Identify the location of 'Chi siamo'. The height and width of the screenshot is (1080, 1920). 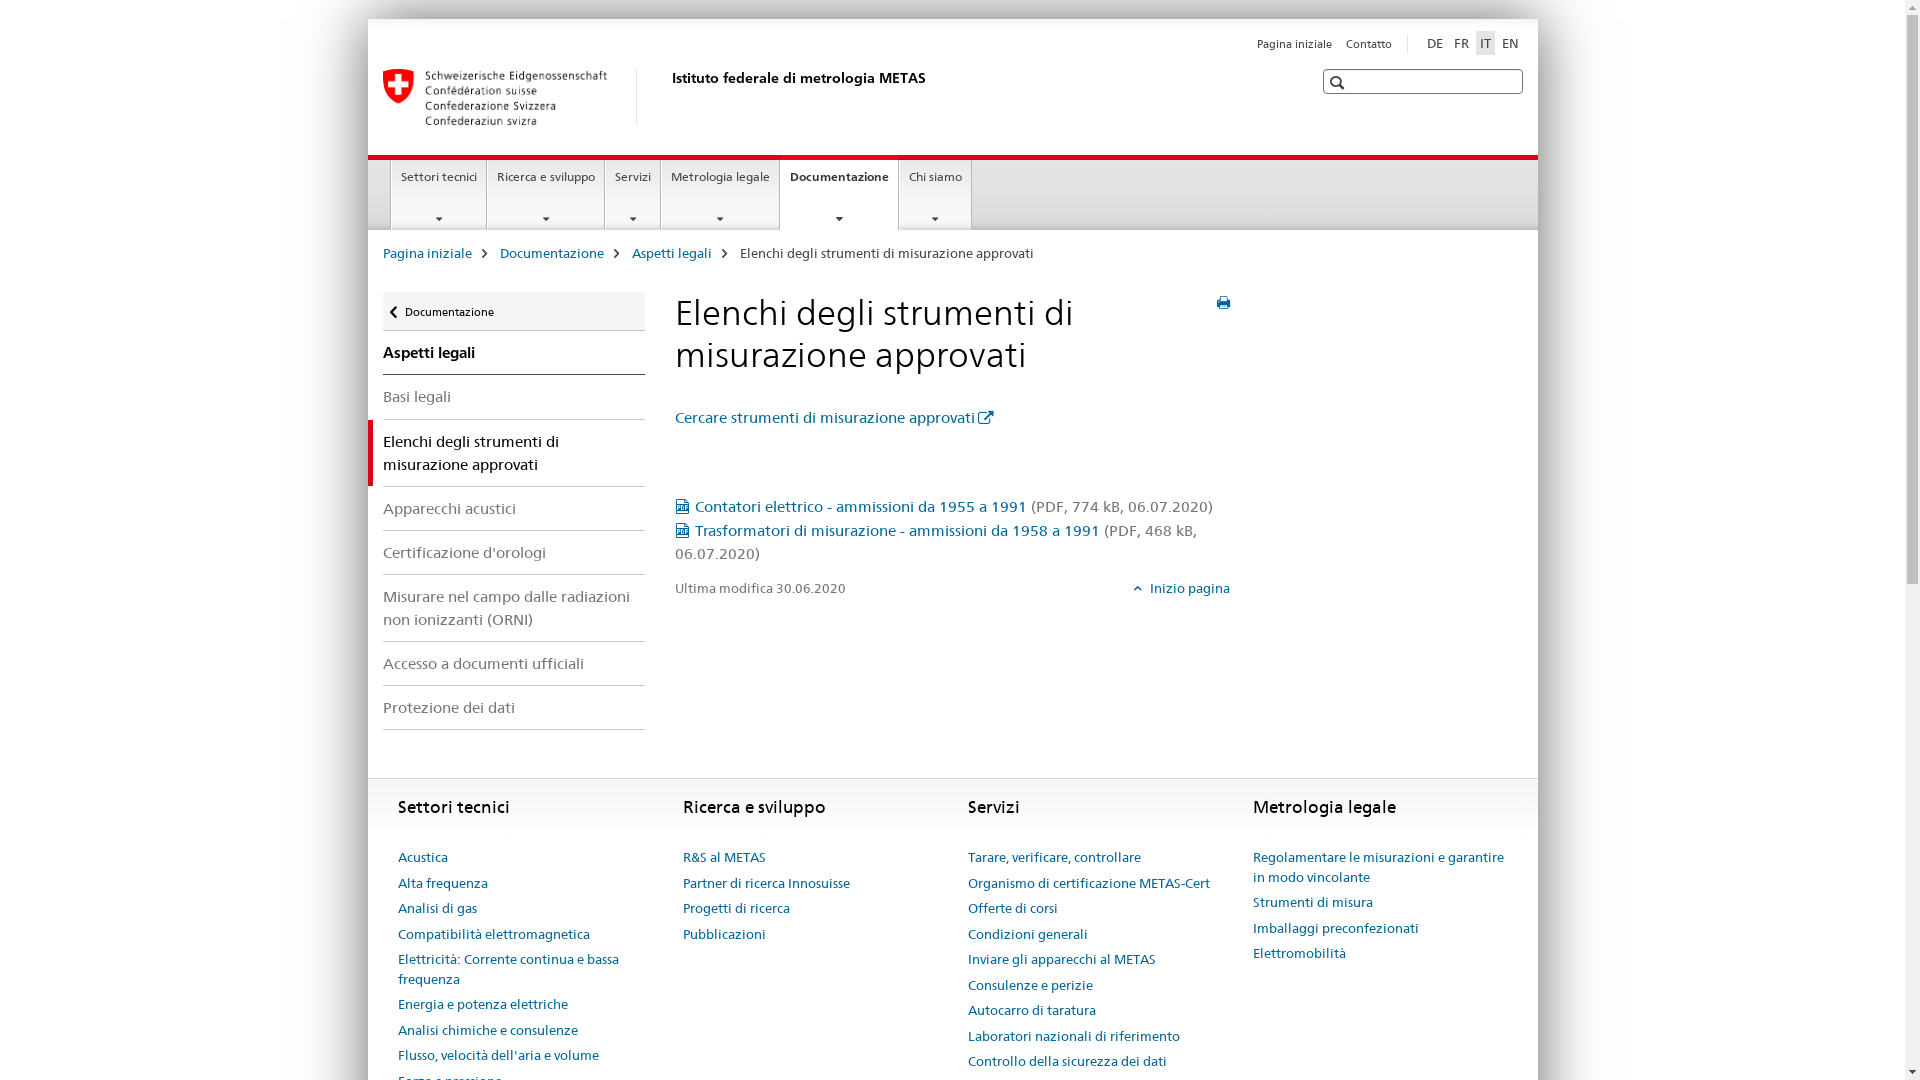
(934, 195).